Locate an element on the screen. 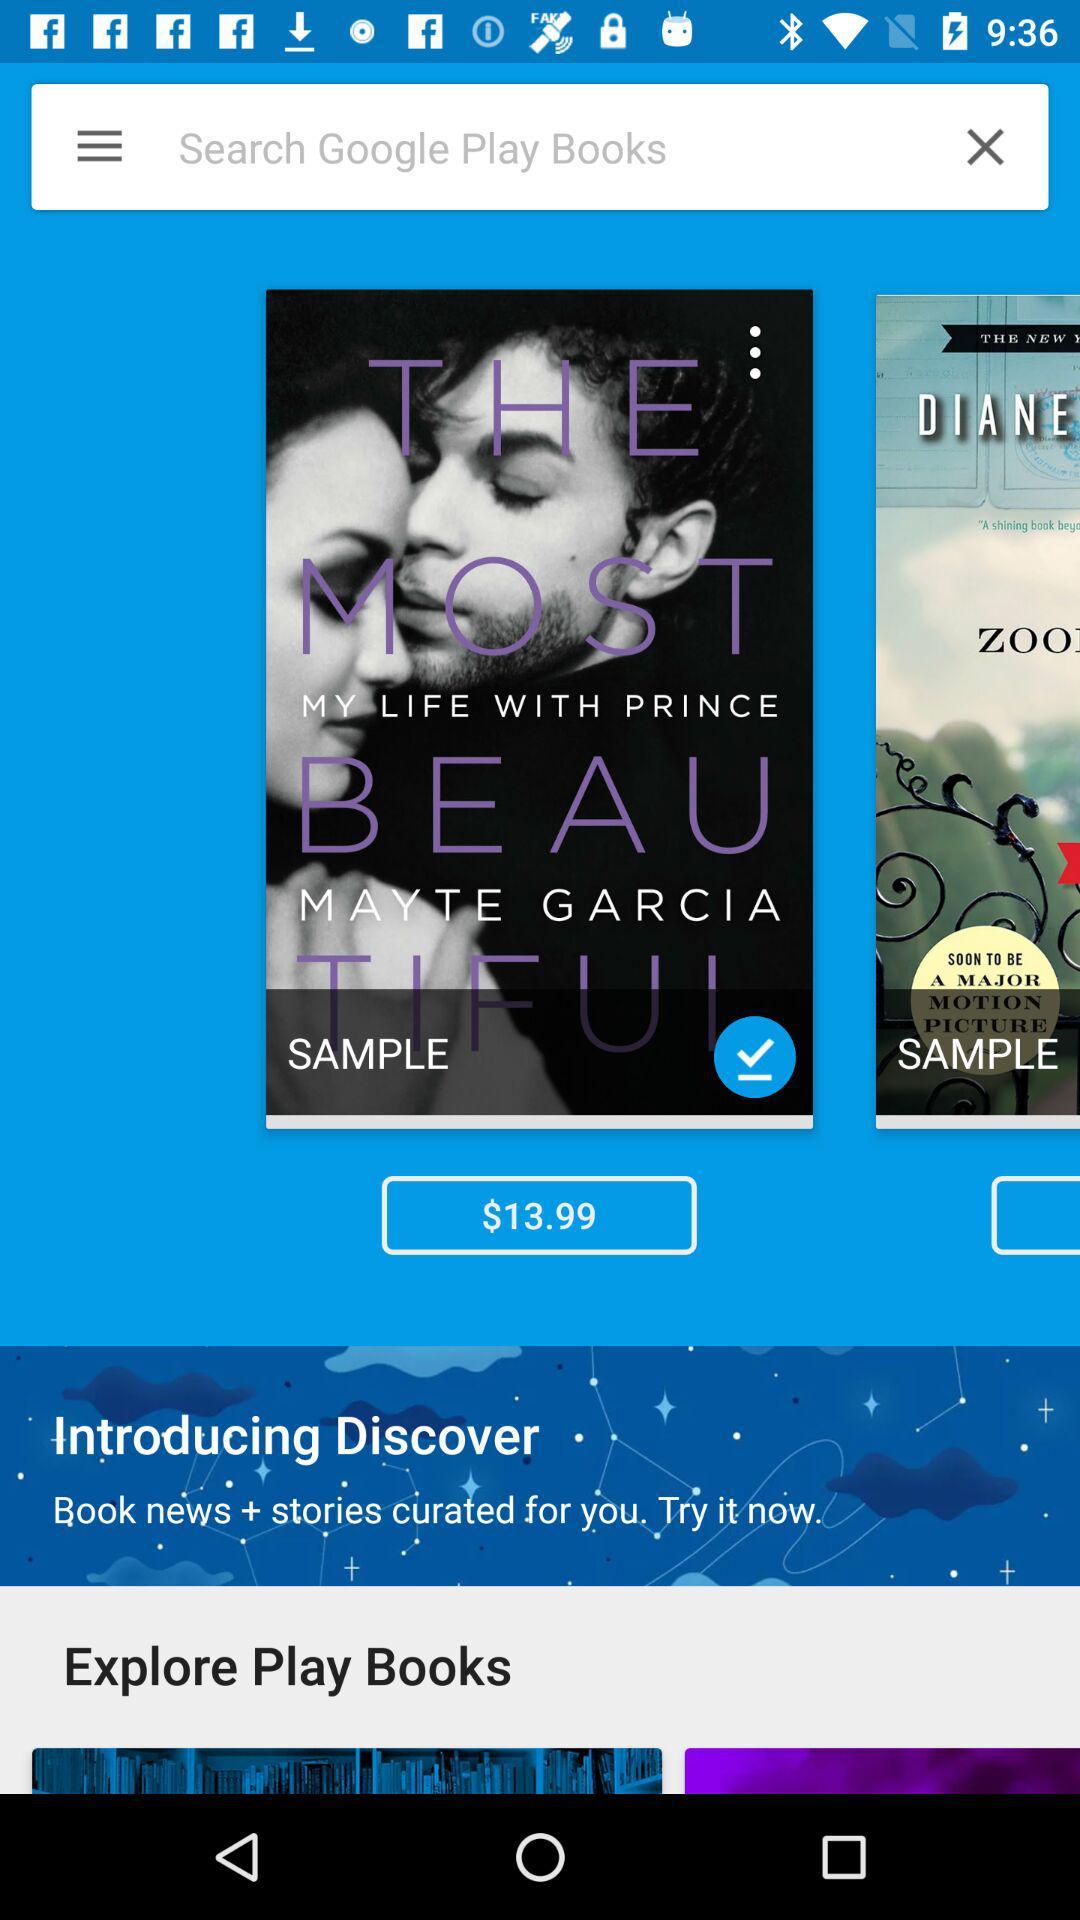 This screenshot has width=1080, height=1920. search books is located at coordinates (528, 146).